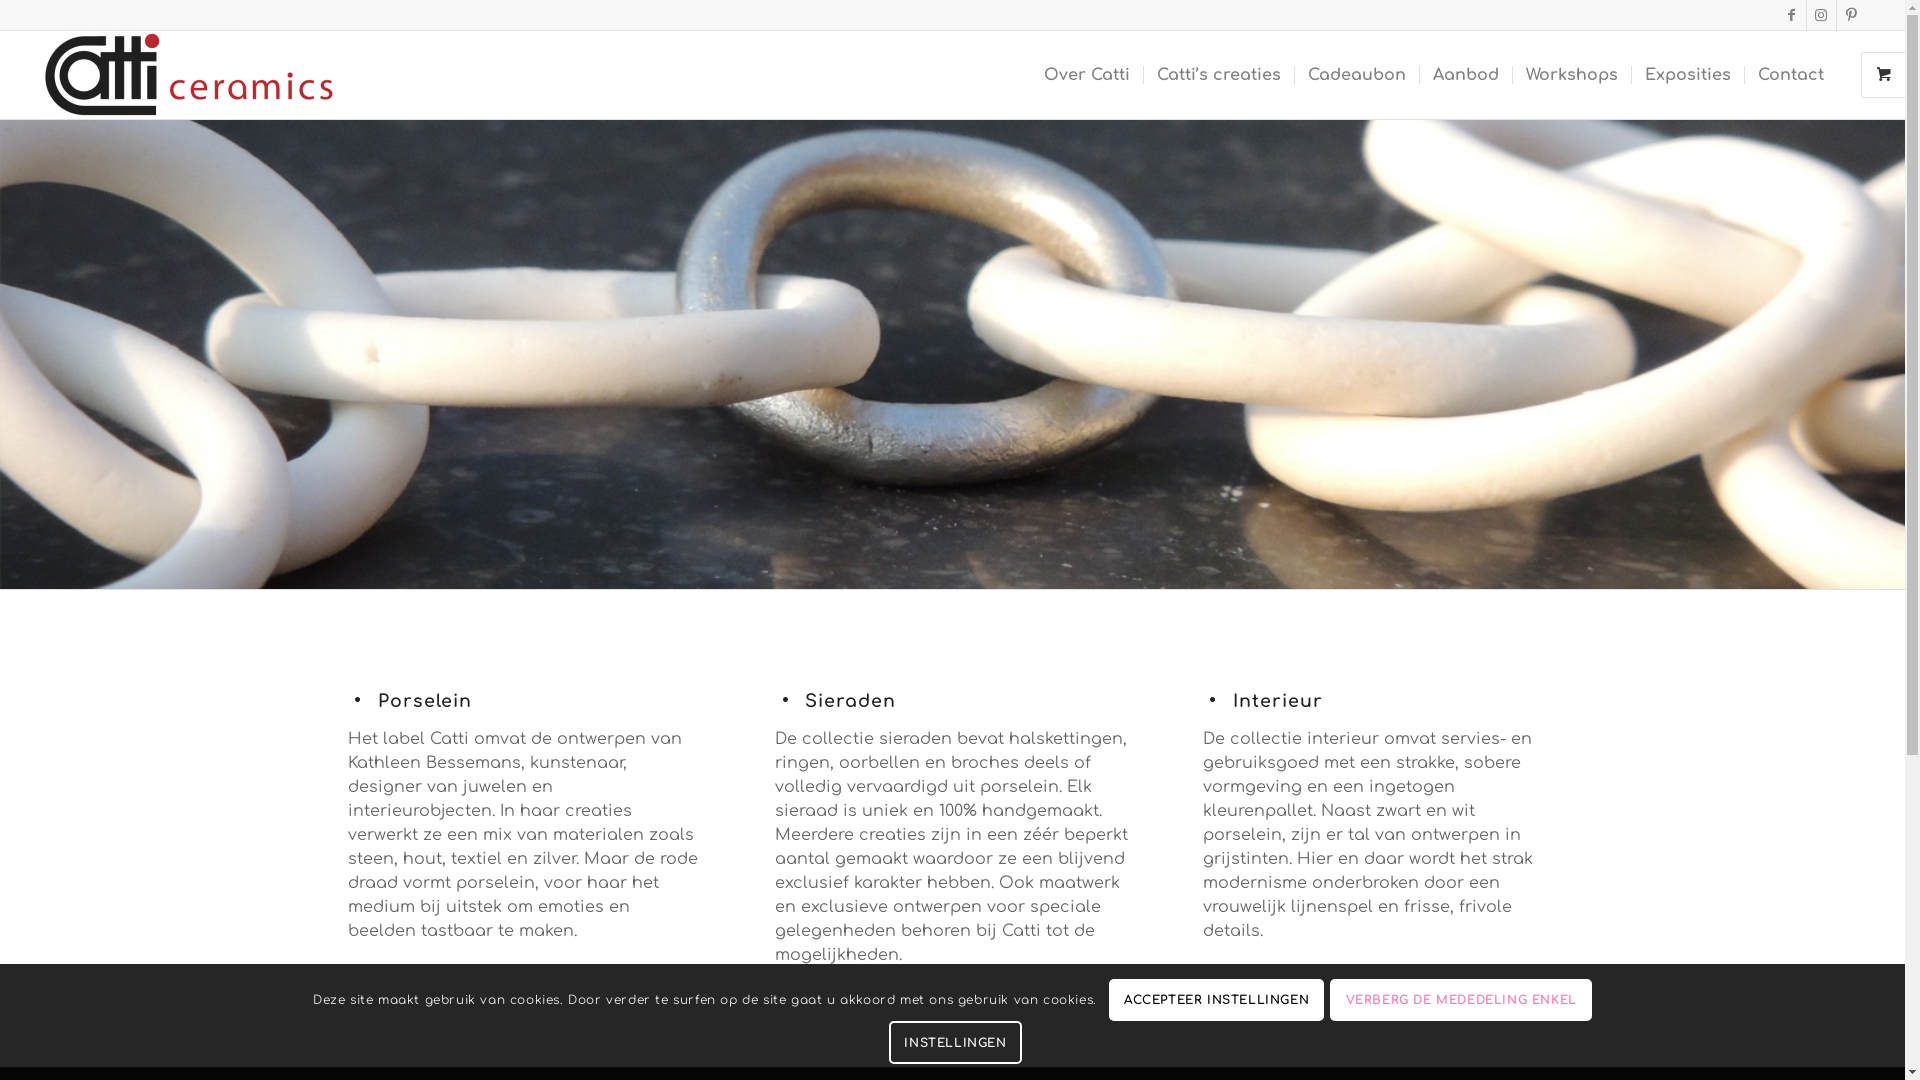  Describe the element at coordinates (1851, 15) in the screenshot. I see `'Pinterest'` at that location.